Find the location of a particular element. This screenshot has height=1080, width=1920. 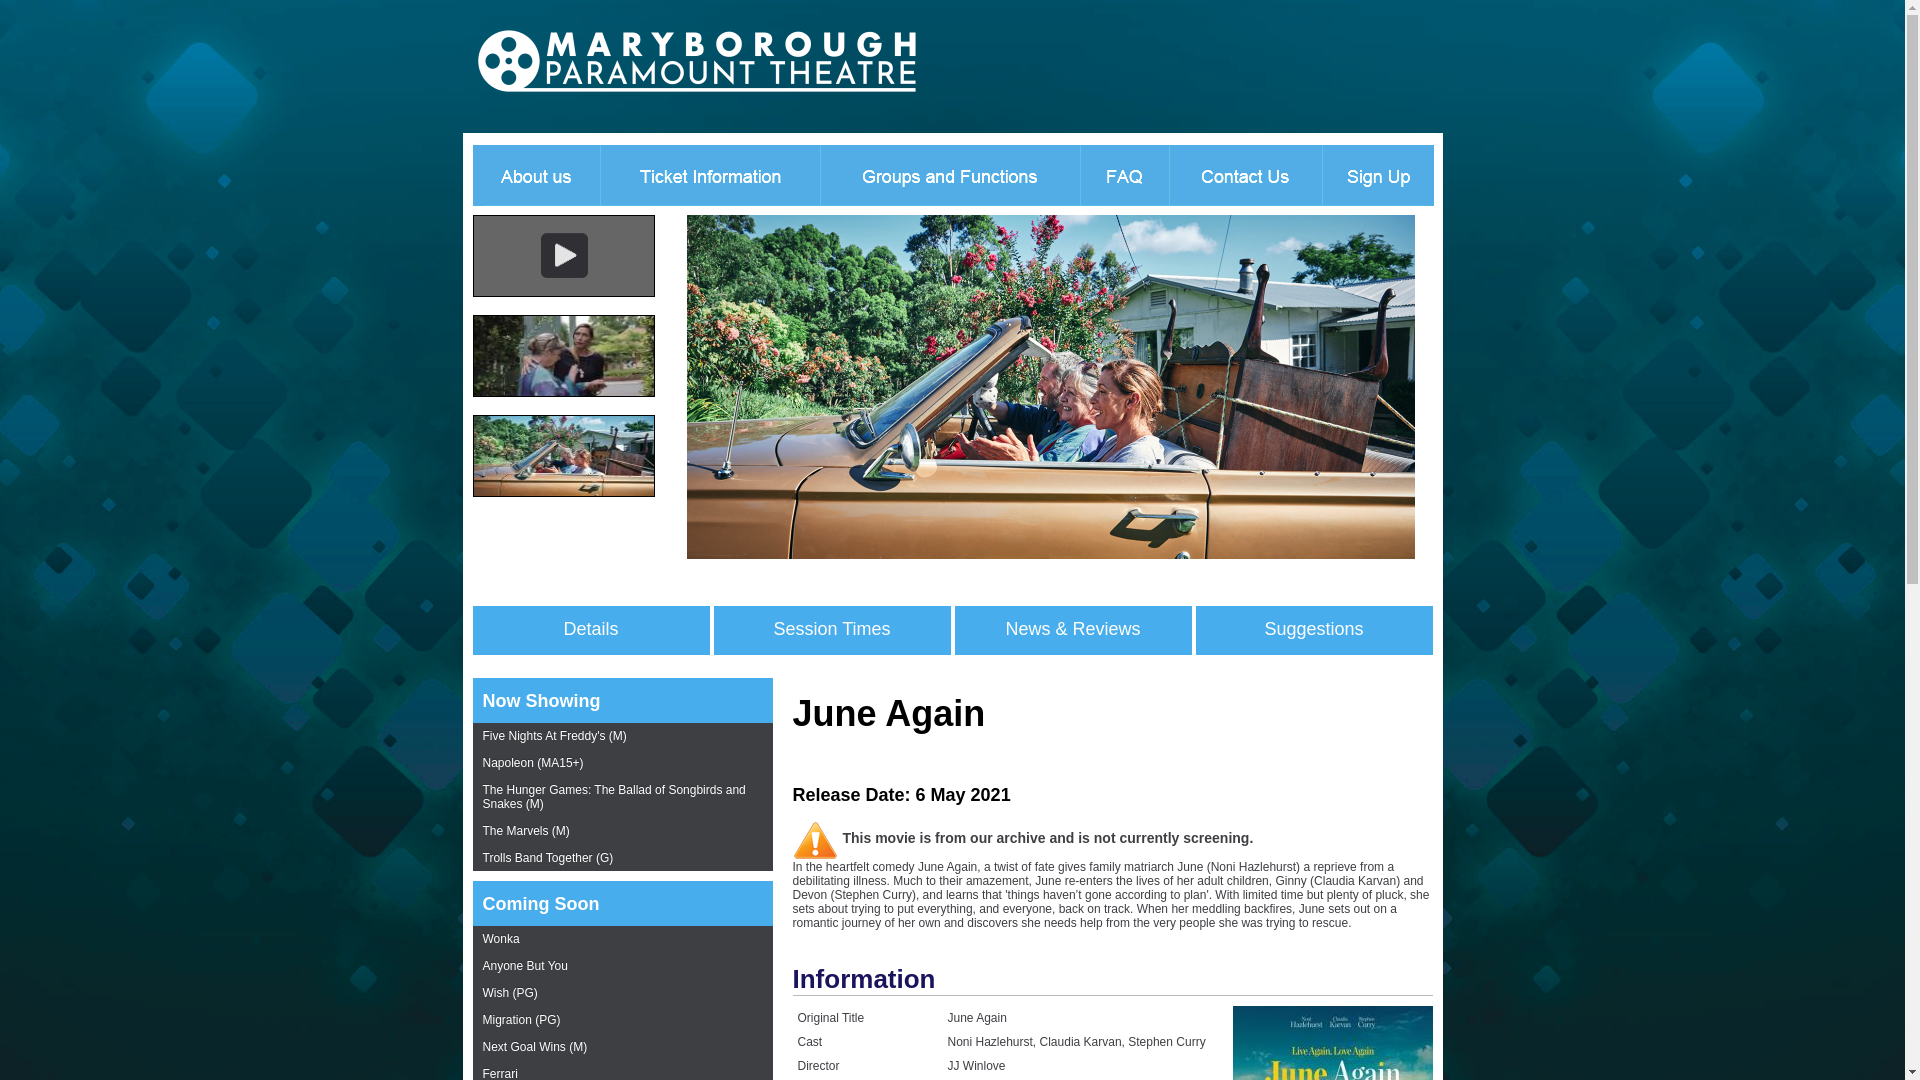

'Anyone But You' is located at coordinates (470, 965).